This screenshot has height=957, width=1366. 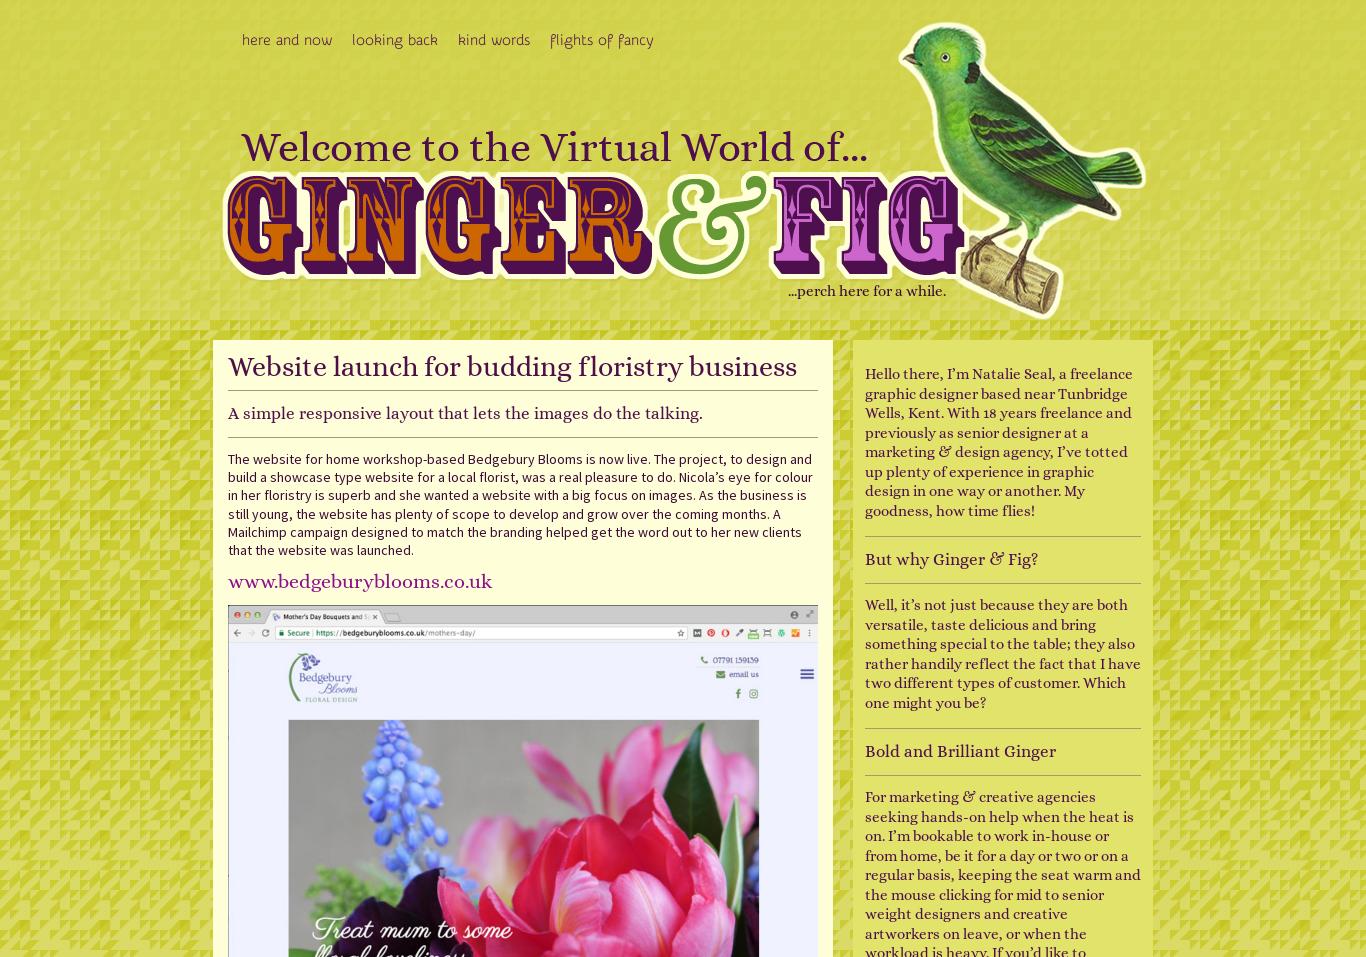 I want to click on 'flights of fancy', so click(x=600, y=39).